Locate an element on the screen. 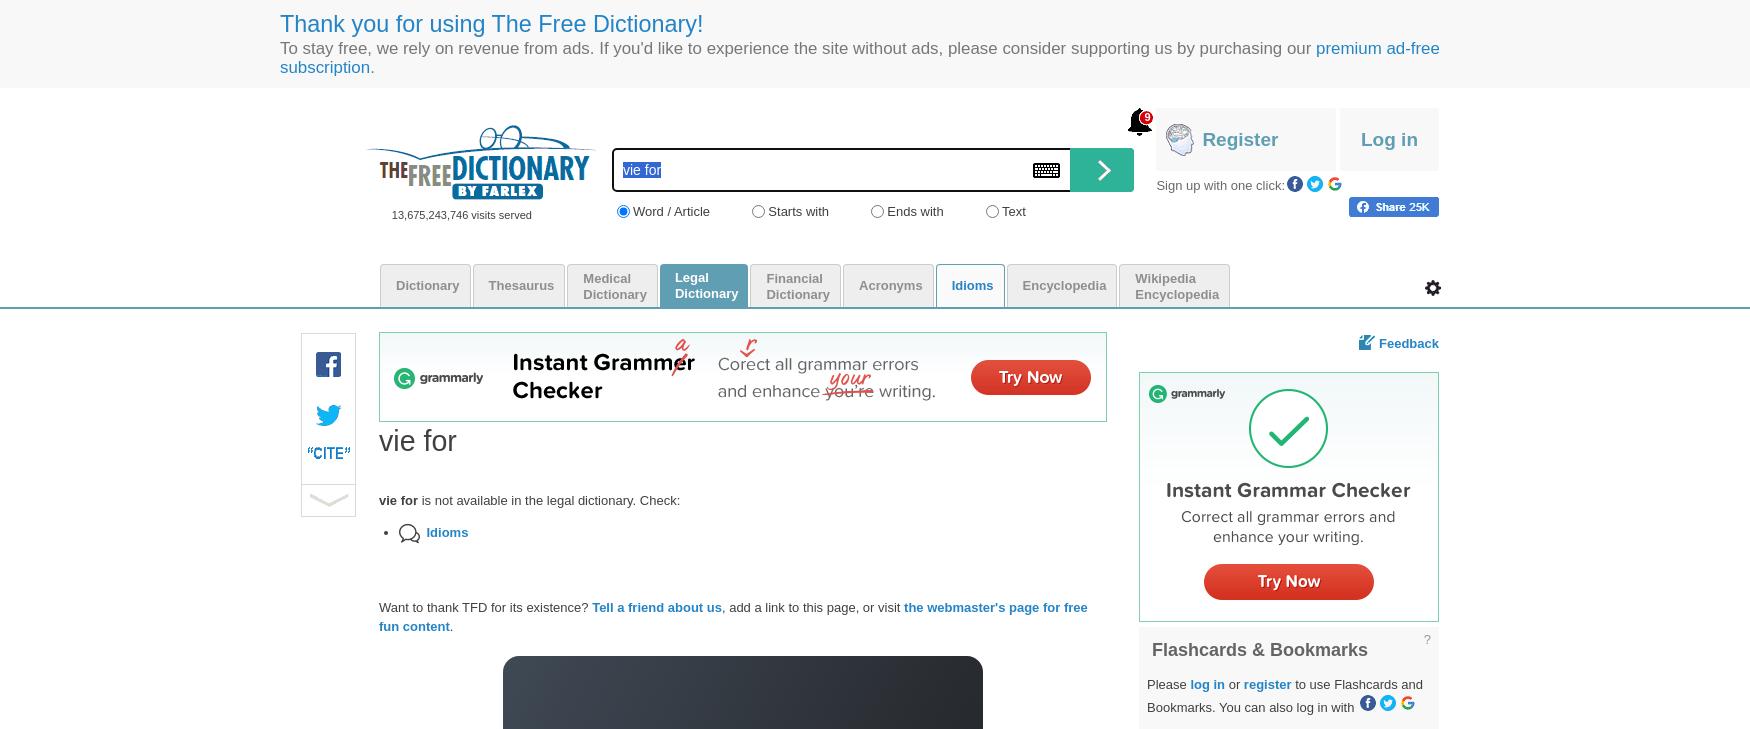 This screenshot has height=729, width=1750. 'Wikipedia' is located at coordinates (1163, 276).